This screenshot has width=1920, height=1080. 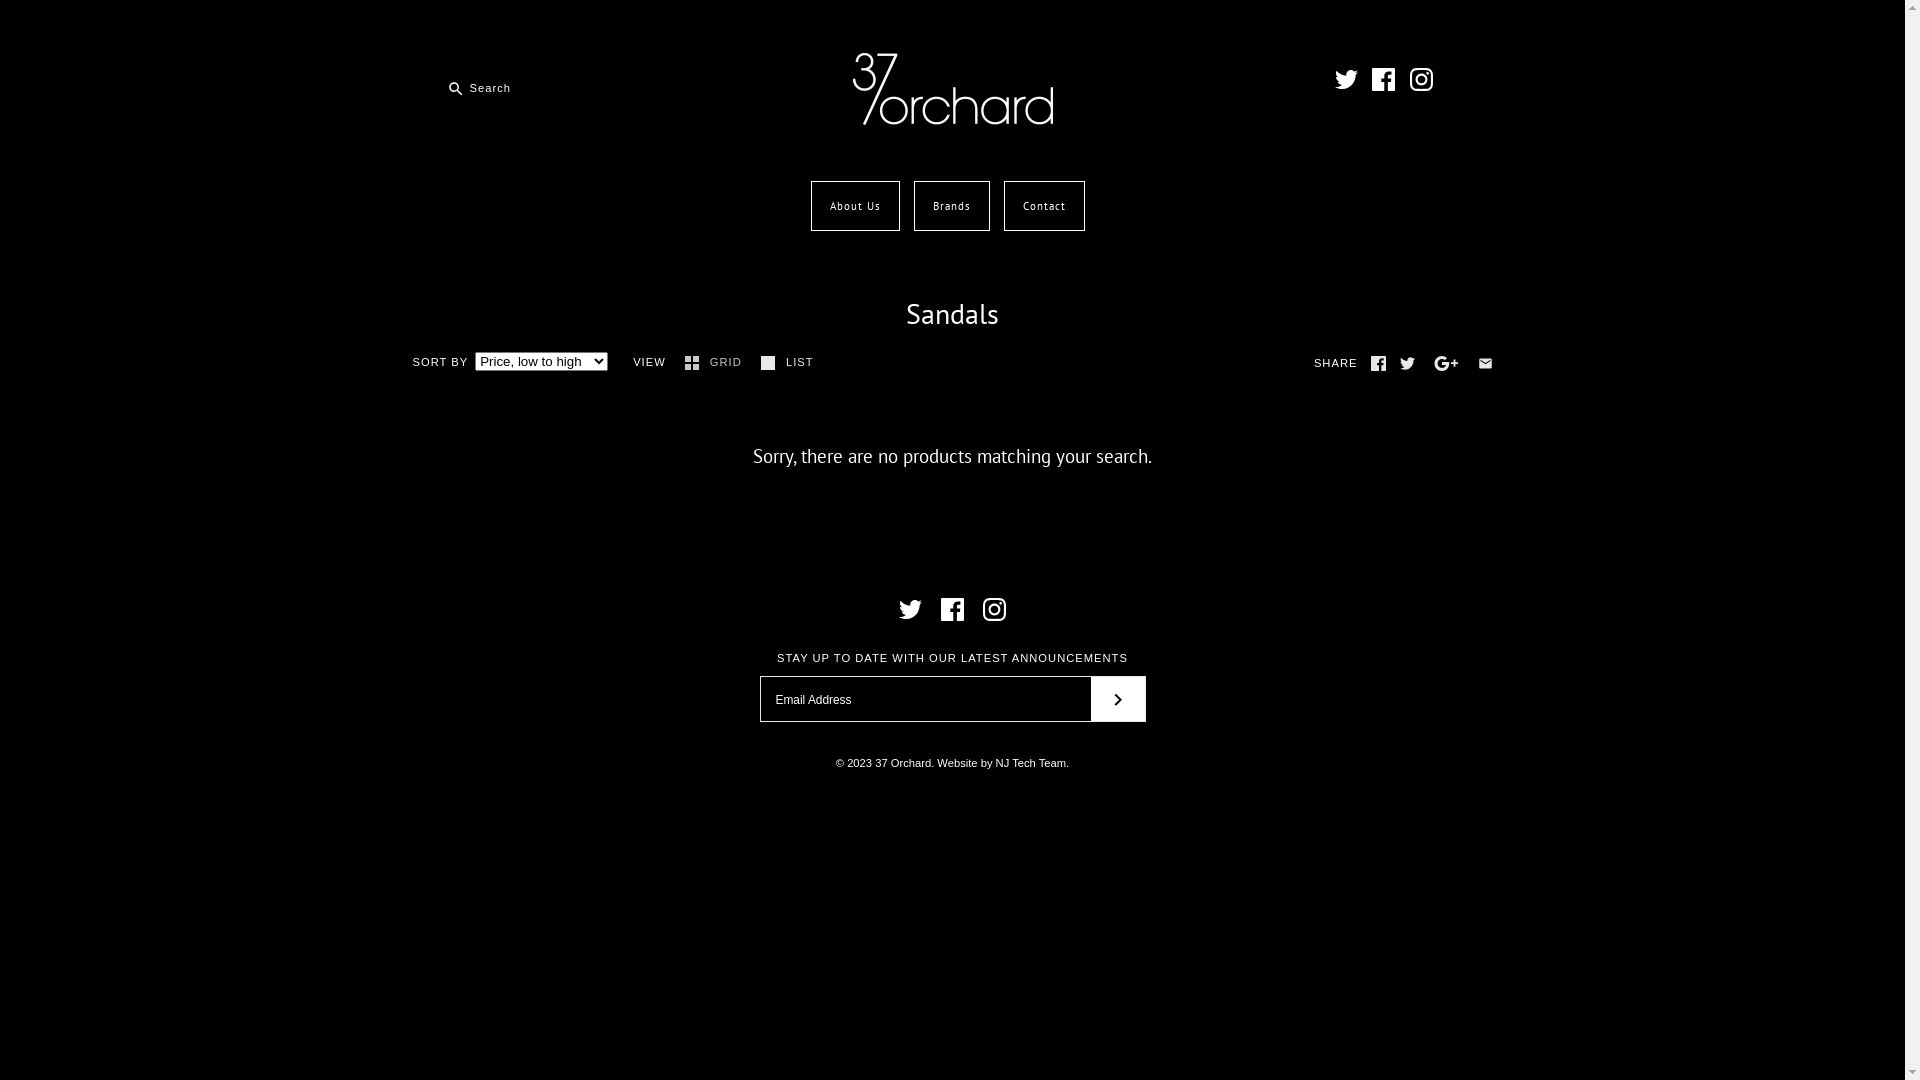 I want to click on 'RIGHT', so click(x=1116, y=697).